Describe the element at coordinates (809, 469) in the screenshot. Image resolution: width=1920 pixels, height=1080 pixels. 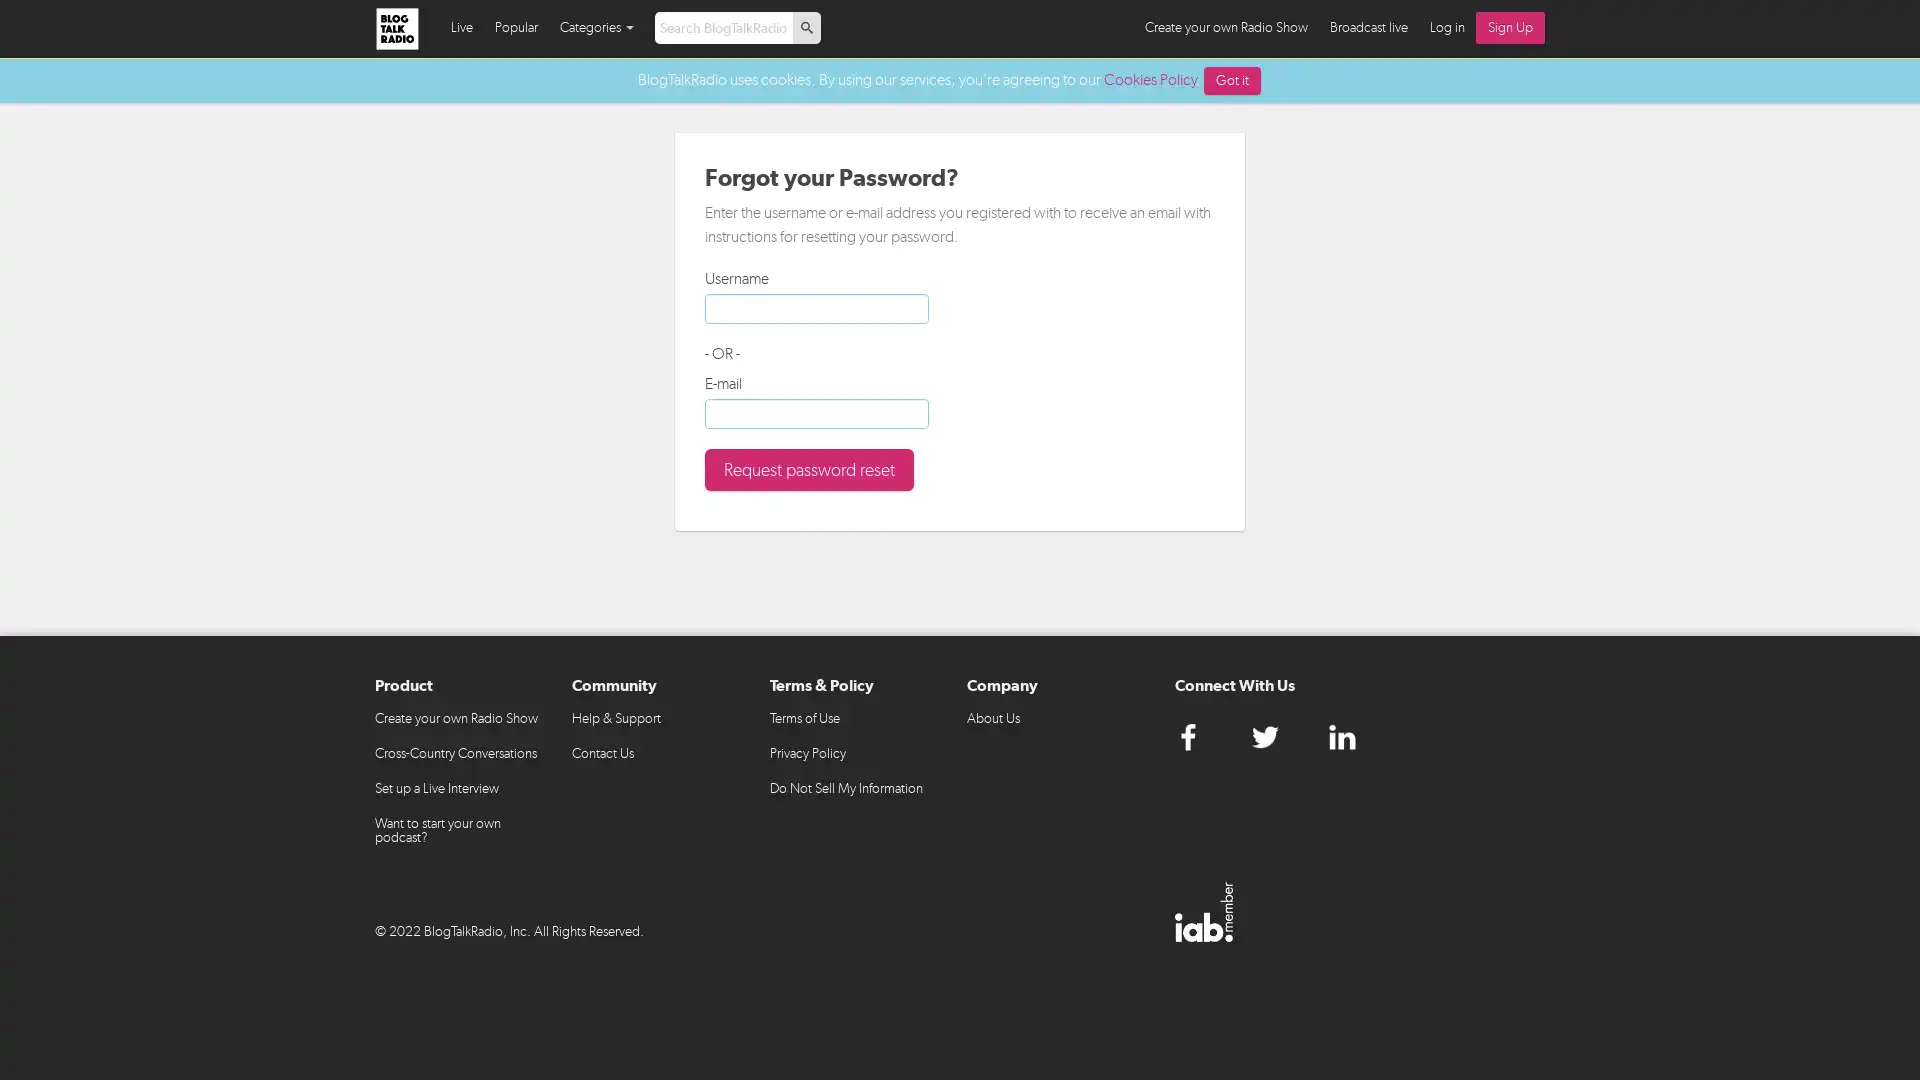
I see `Request password reset` at that location.